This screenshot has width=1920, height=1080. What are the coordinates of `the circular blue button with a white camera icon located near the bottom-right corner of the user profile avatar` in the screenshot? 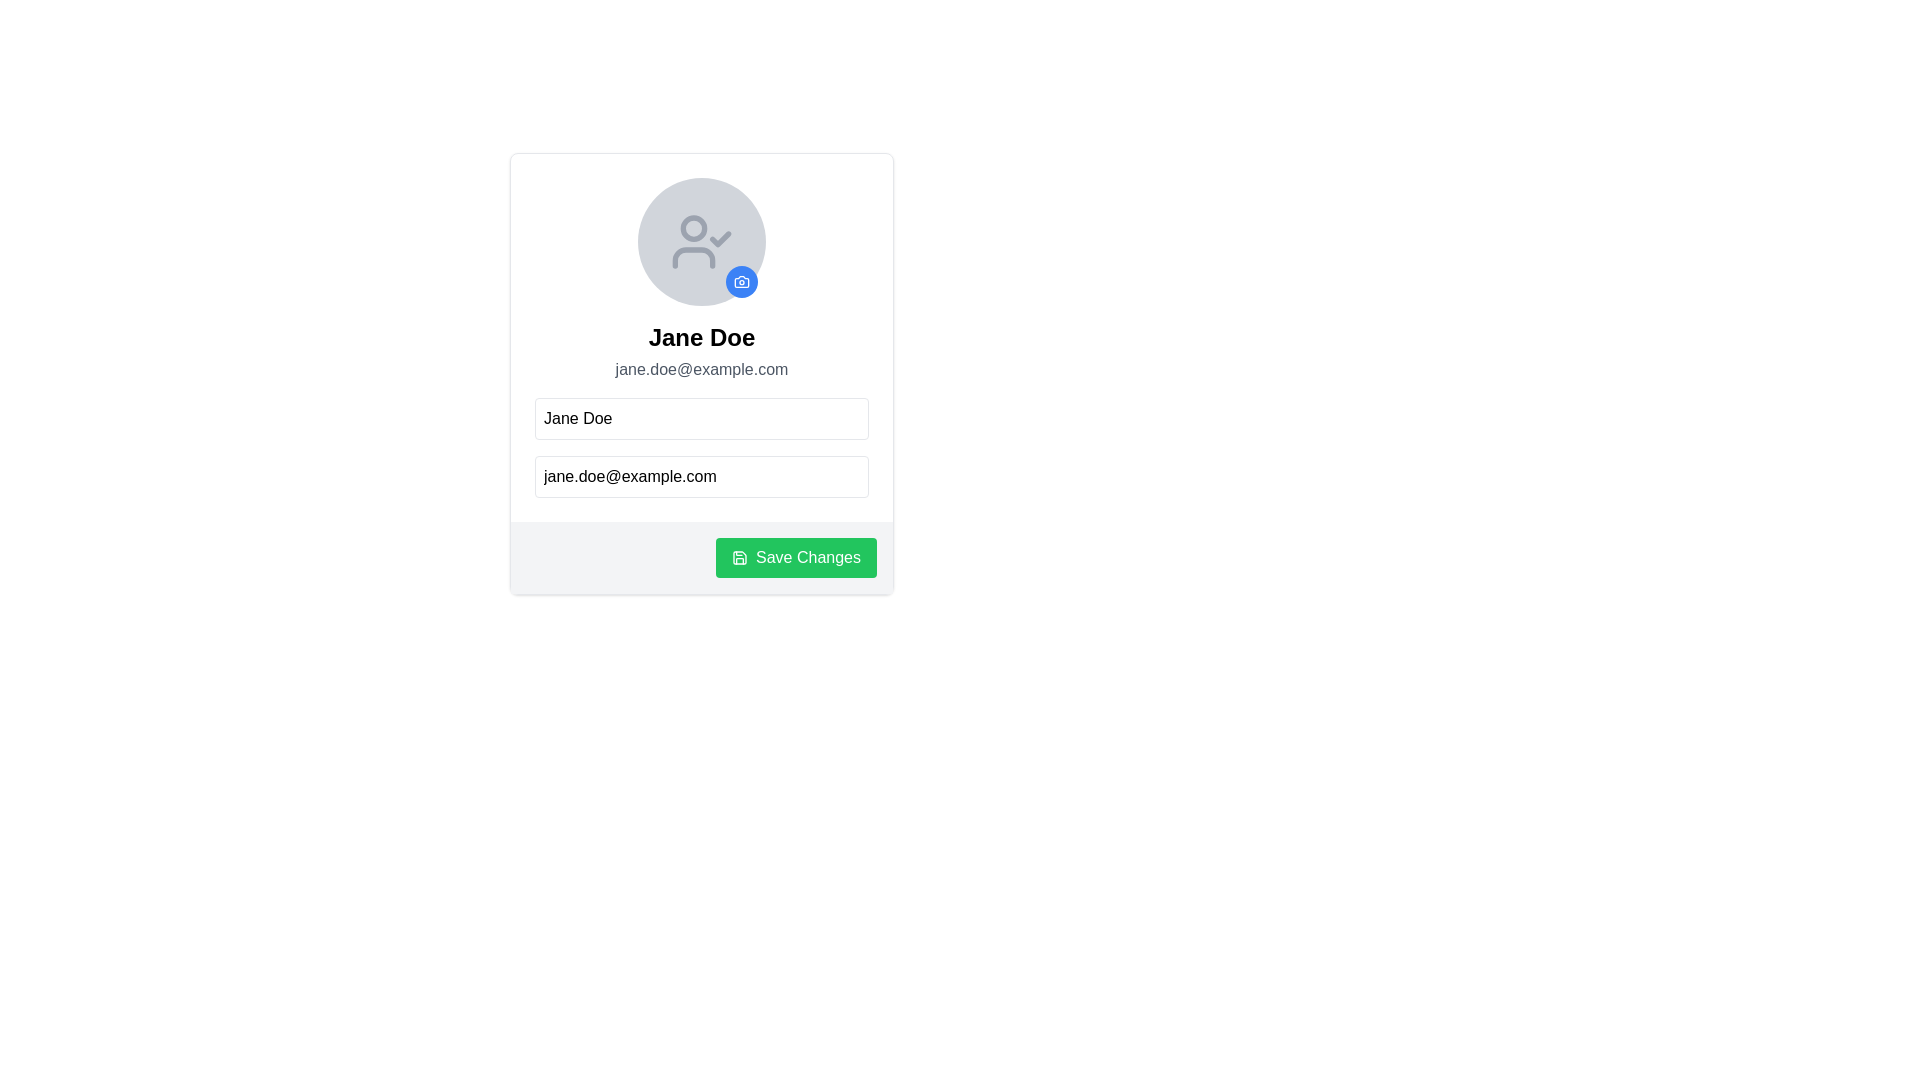 It's located at (741, 281).